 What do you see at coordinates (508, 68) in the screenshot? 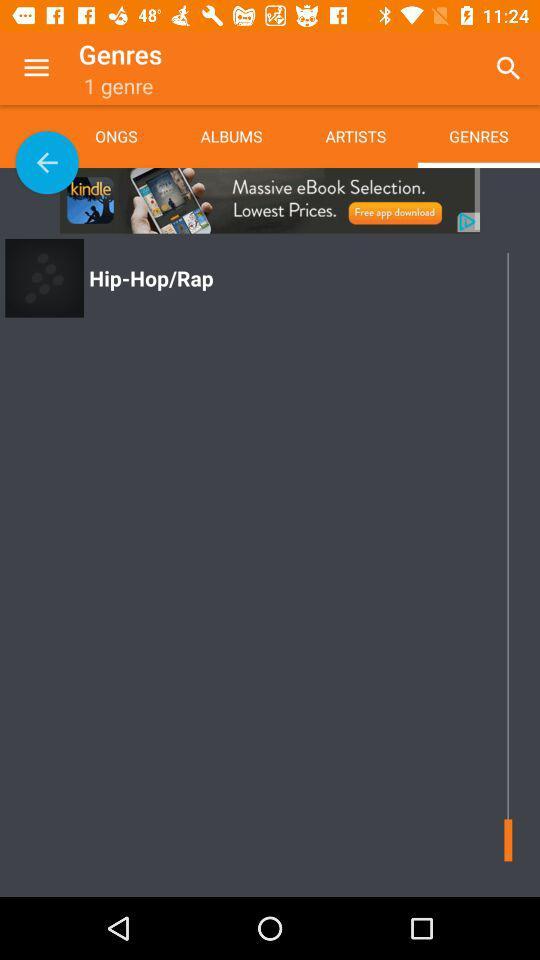
I see `app to the right of the artists icon` at bounding box center [508, 68].